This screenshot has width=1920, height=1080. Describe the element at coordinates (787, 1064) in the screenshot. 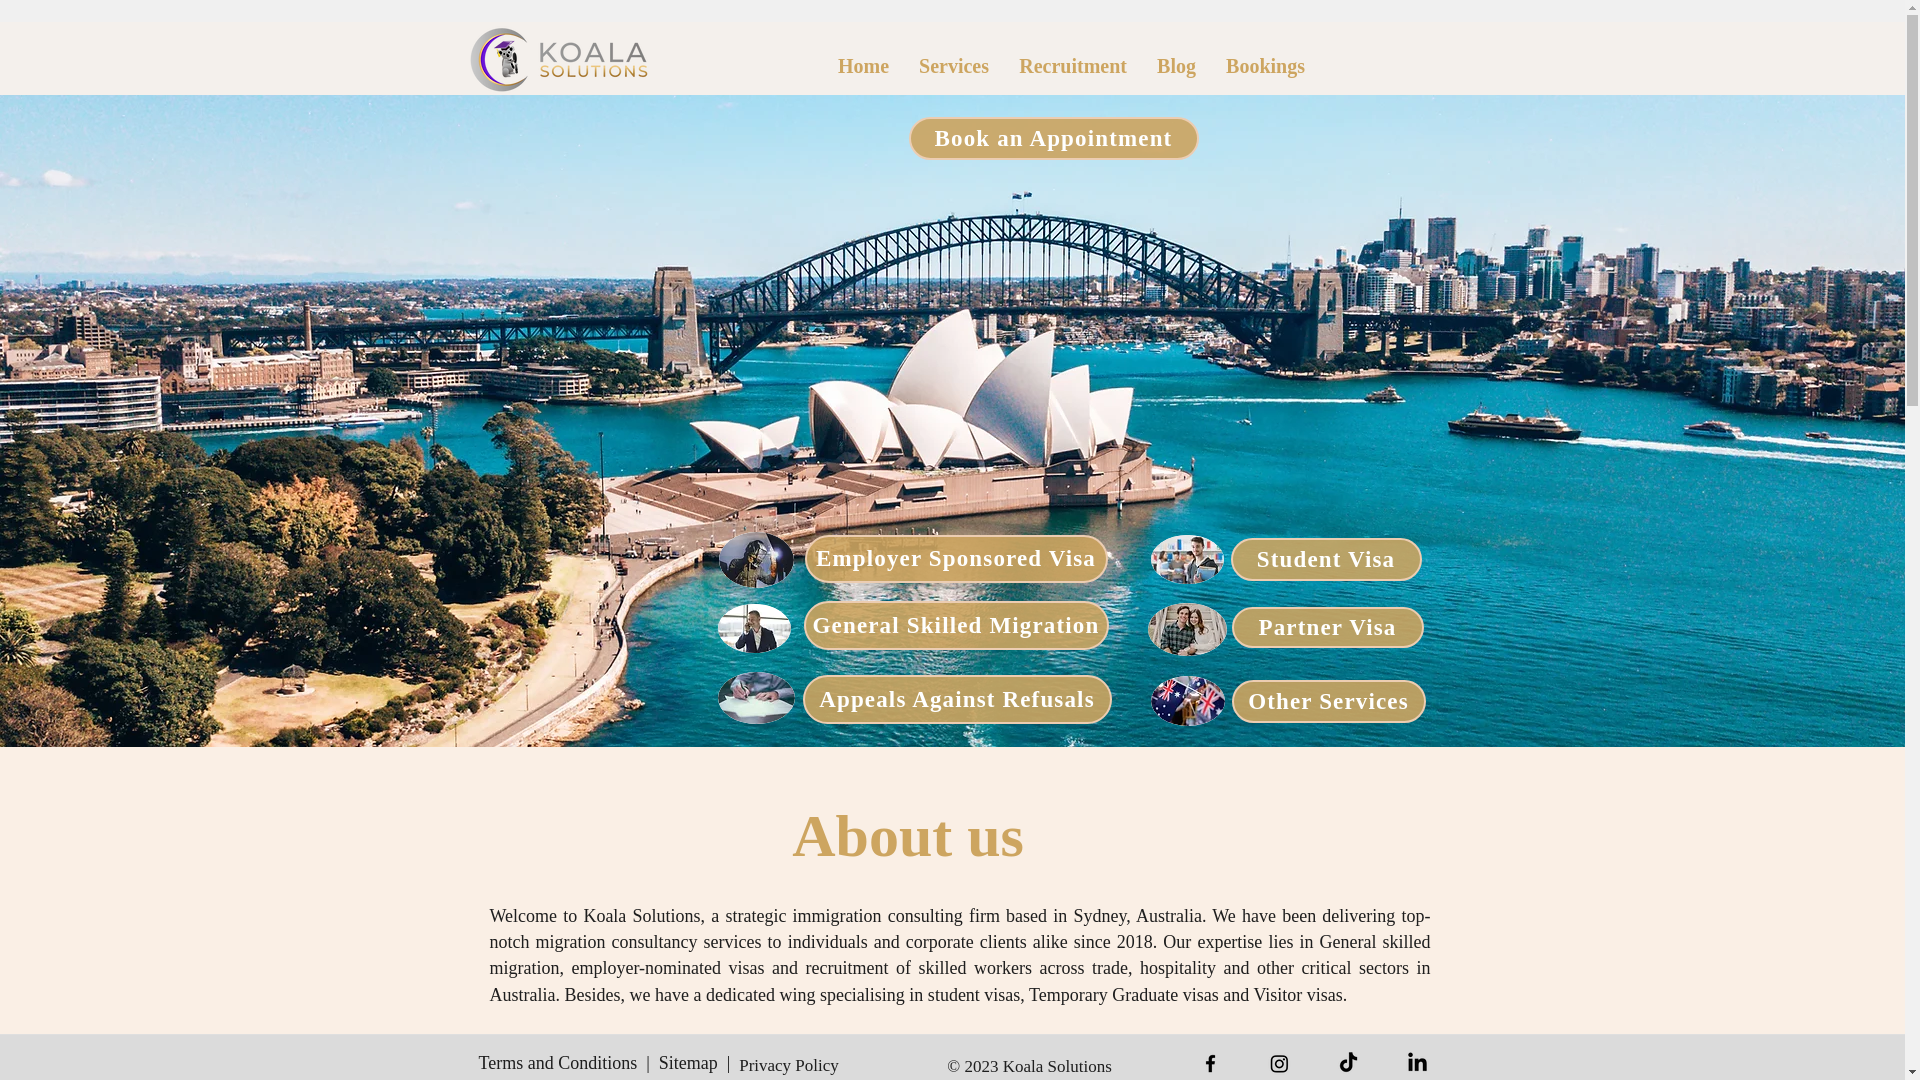

I see `'Privacy Policy'` at that location.